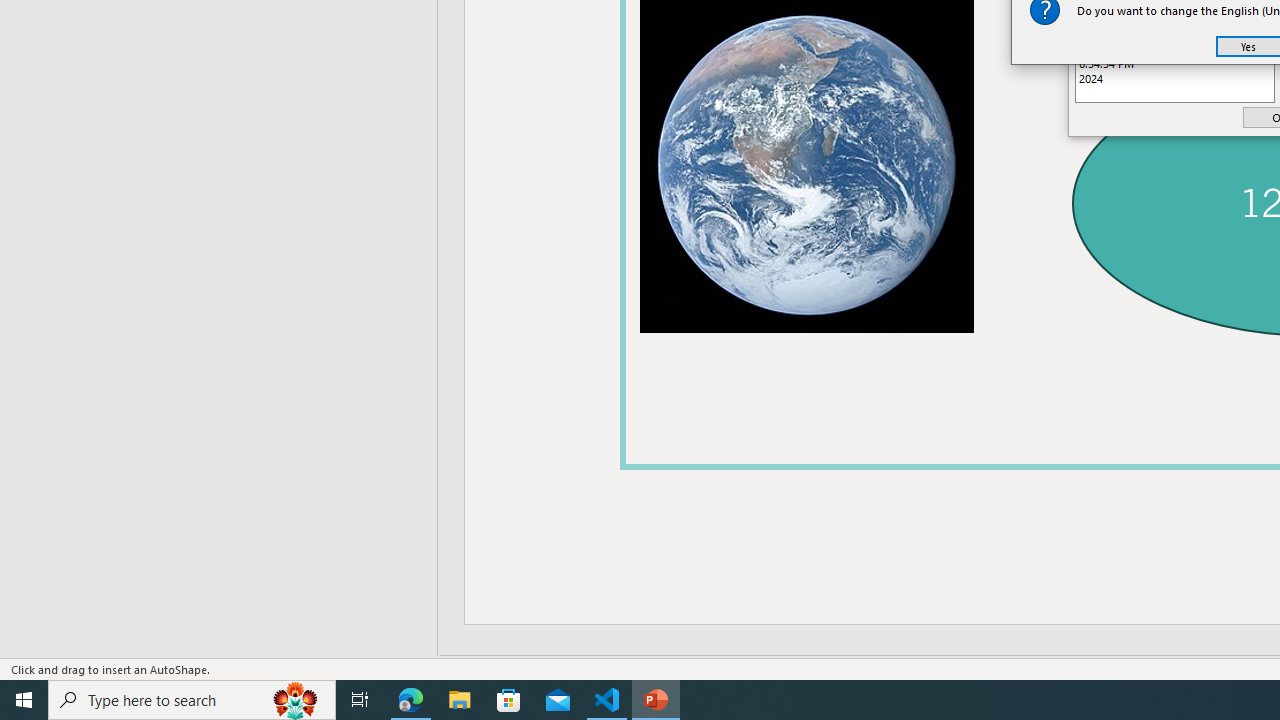 The image size is (1280, 720). Describe the element at coordinates (359, 698) in the screenshot. I see `'Task View'` at that location.